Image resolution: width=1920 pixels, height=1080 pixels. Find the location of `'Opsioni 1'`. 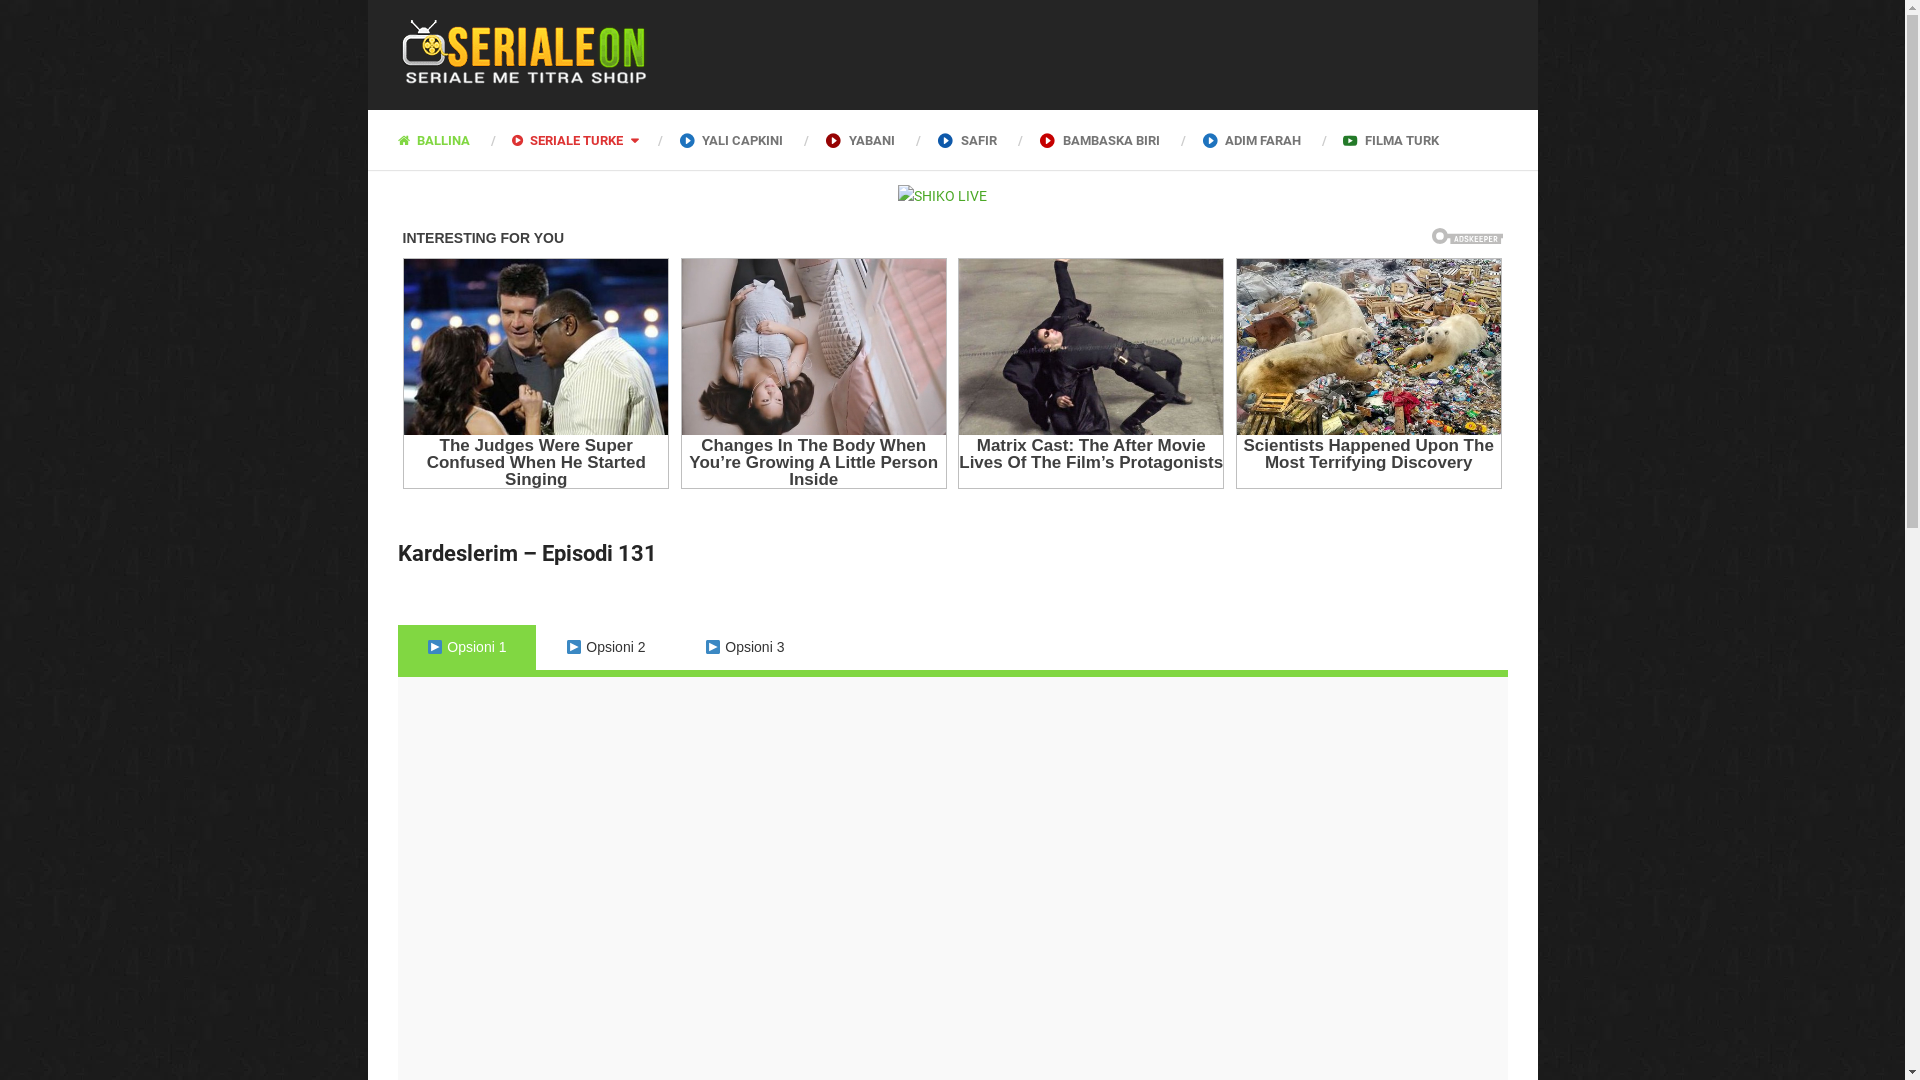

'Opsioni 1' is located at coordinates (466, 647).